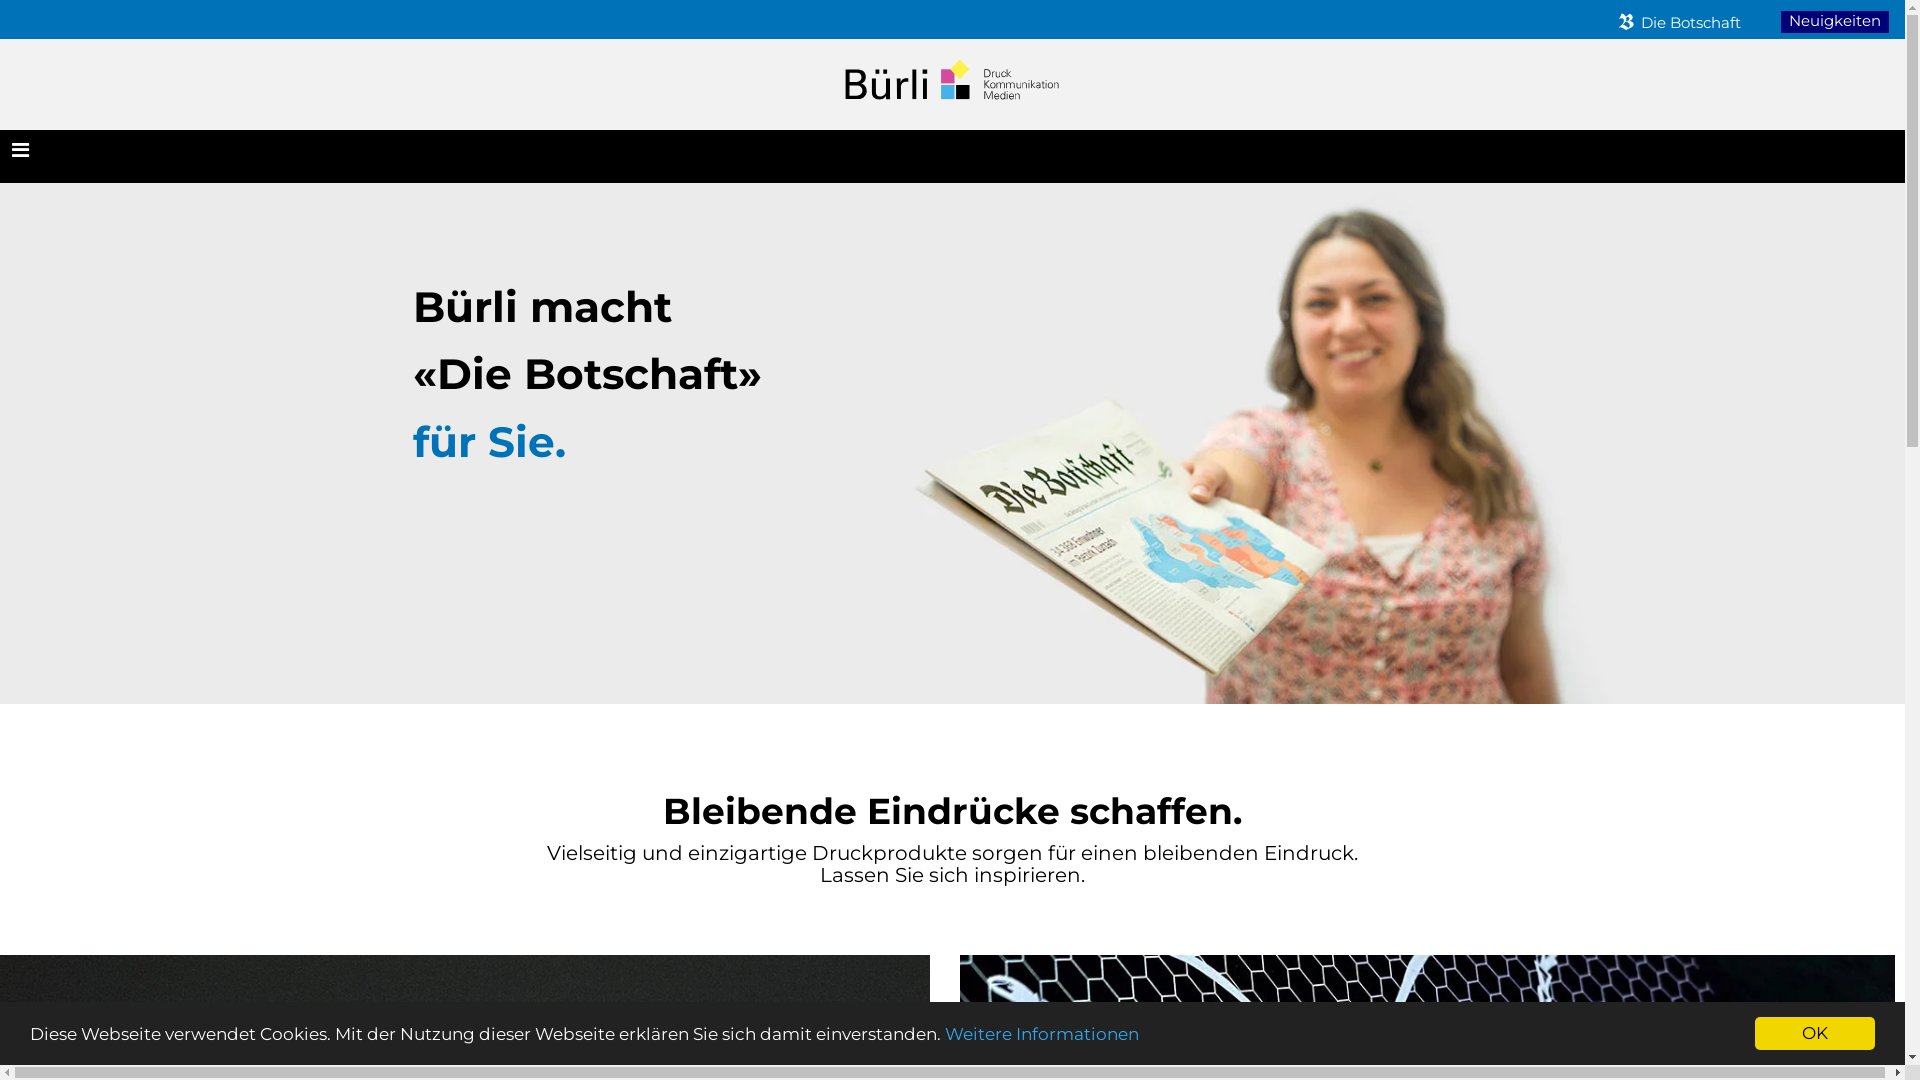 The height and width of the screenshot is (1080, 1920). What do you see at coordinates (1834, 22) in the screenshot?
I see `'Neuigkeiten'` at bounding box center [1834, 22].